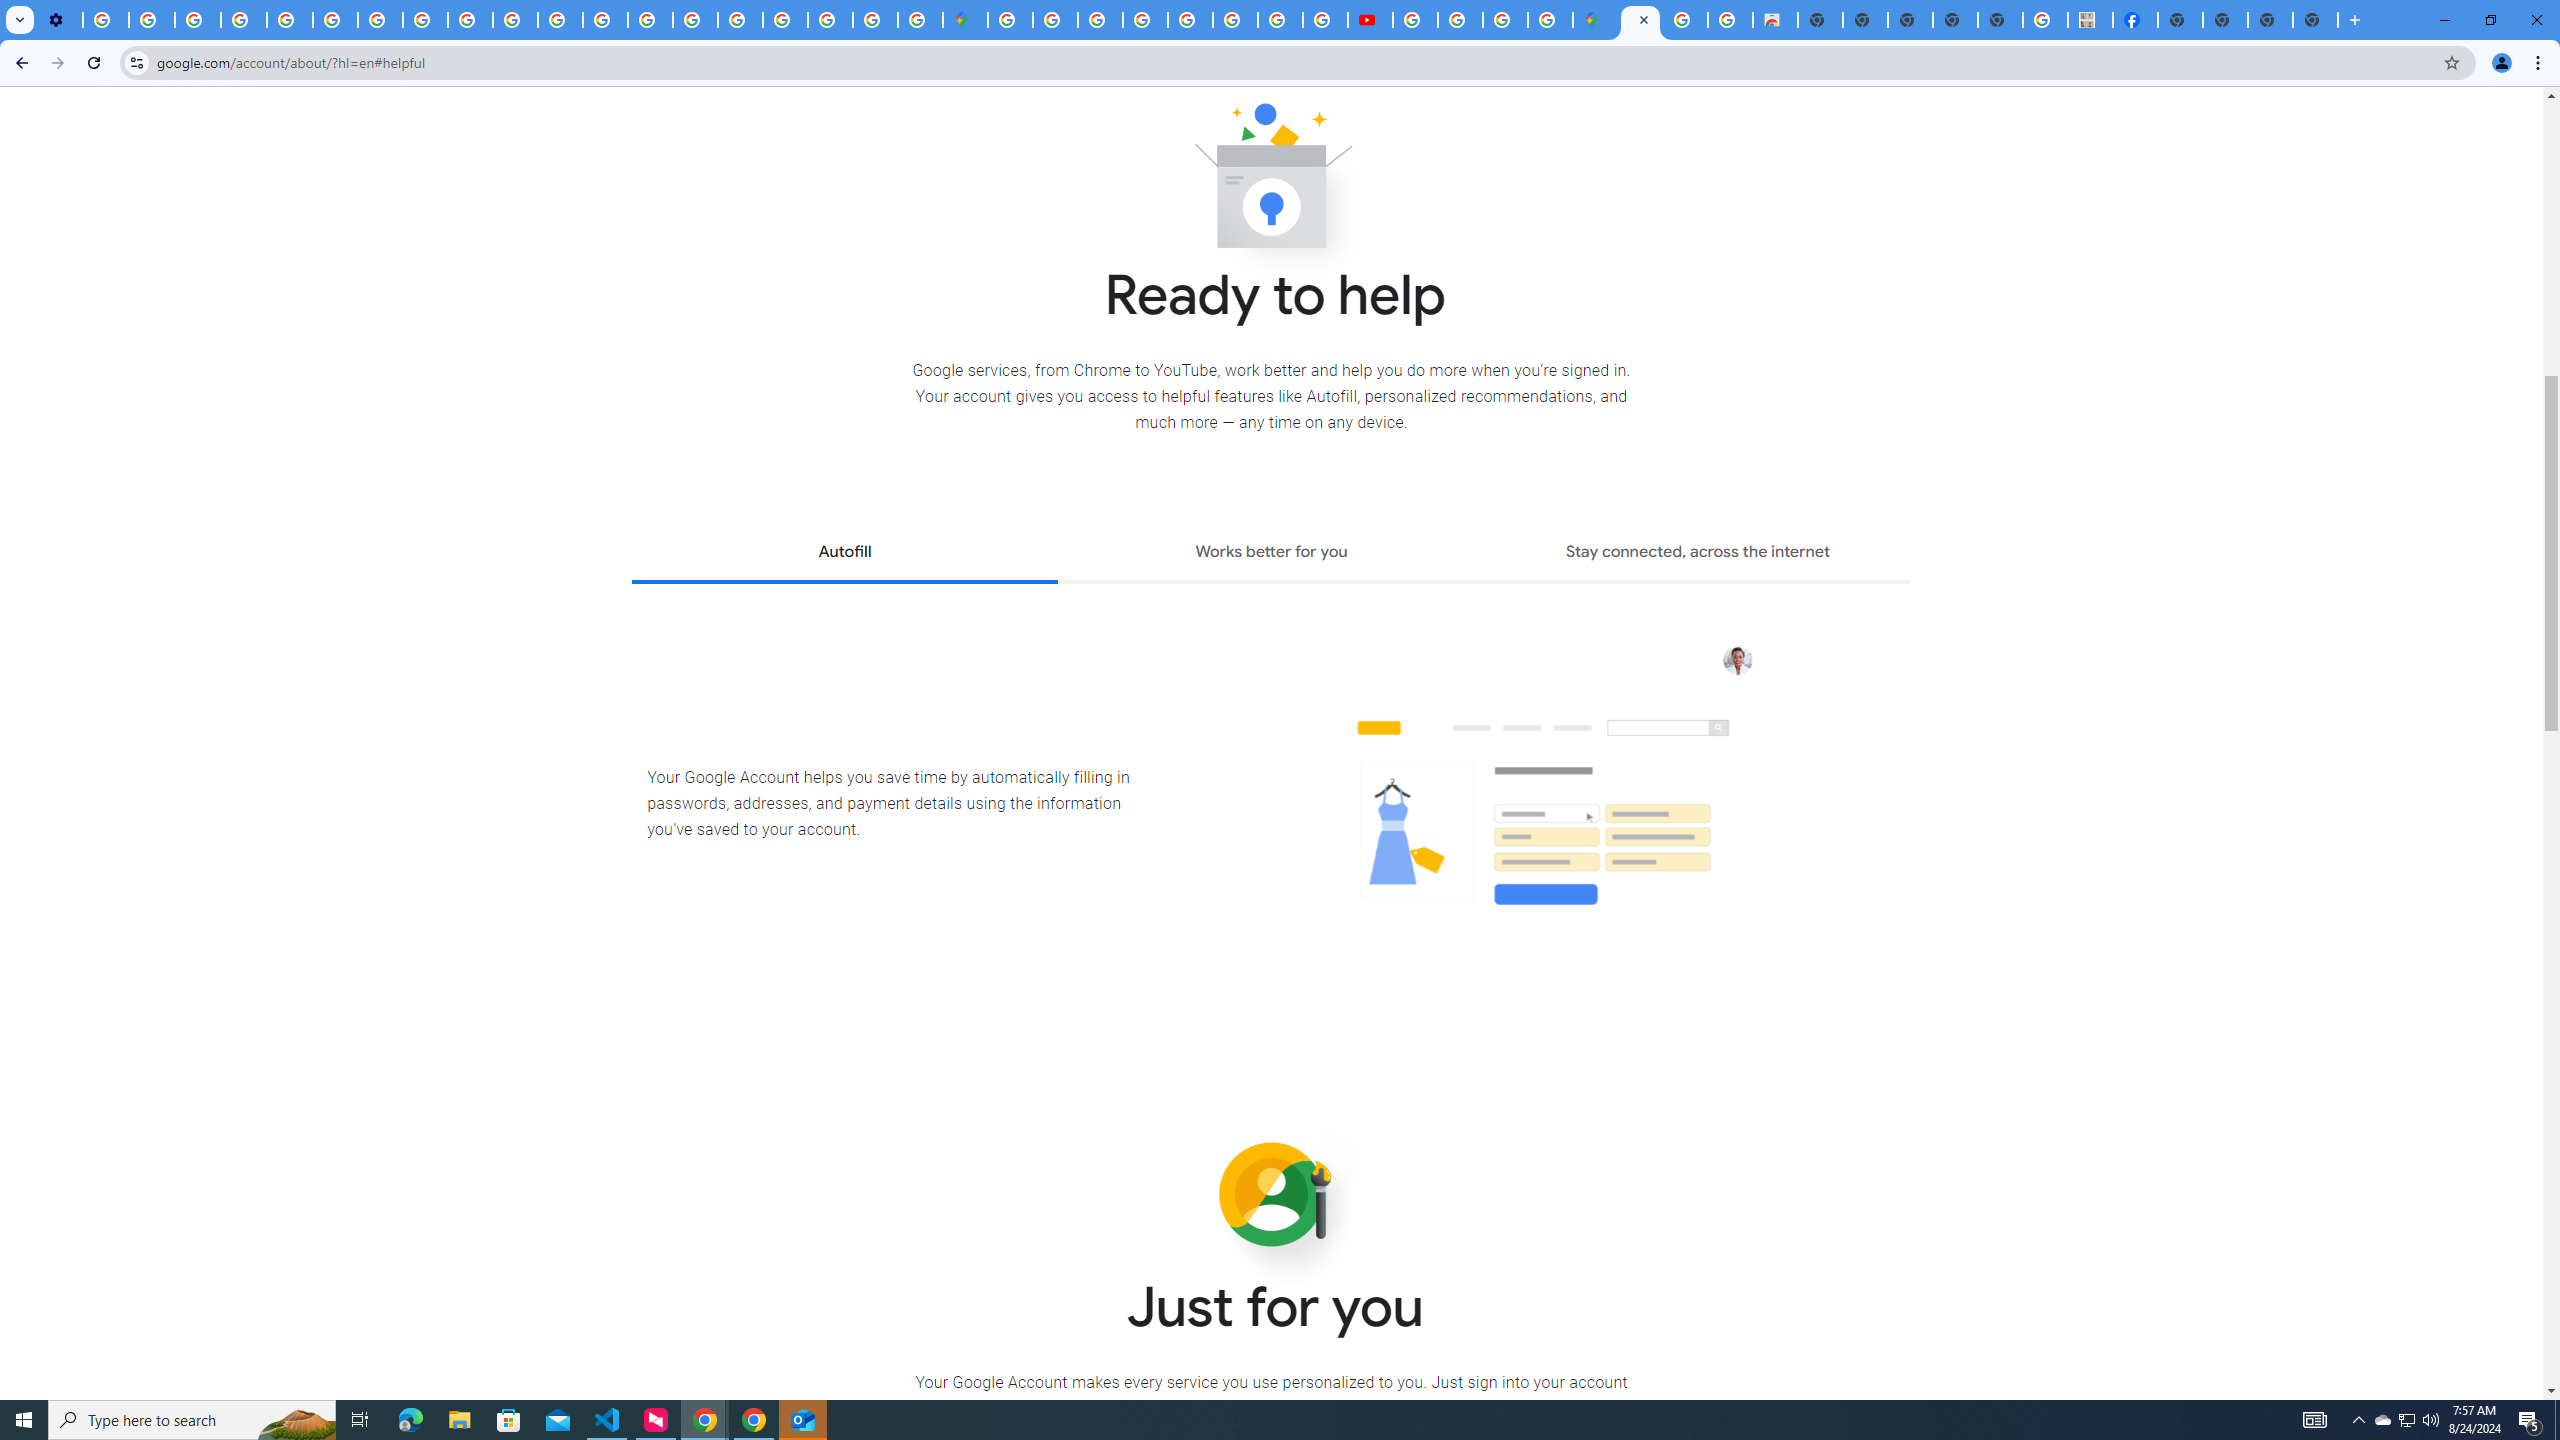 The width and height of the screenshot is (2560, 1440). I want to click on 'How Chrome protects your passwords - Google Chrome Help', so click(1414, 19).